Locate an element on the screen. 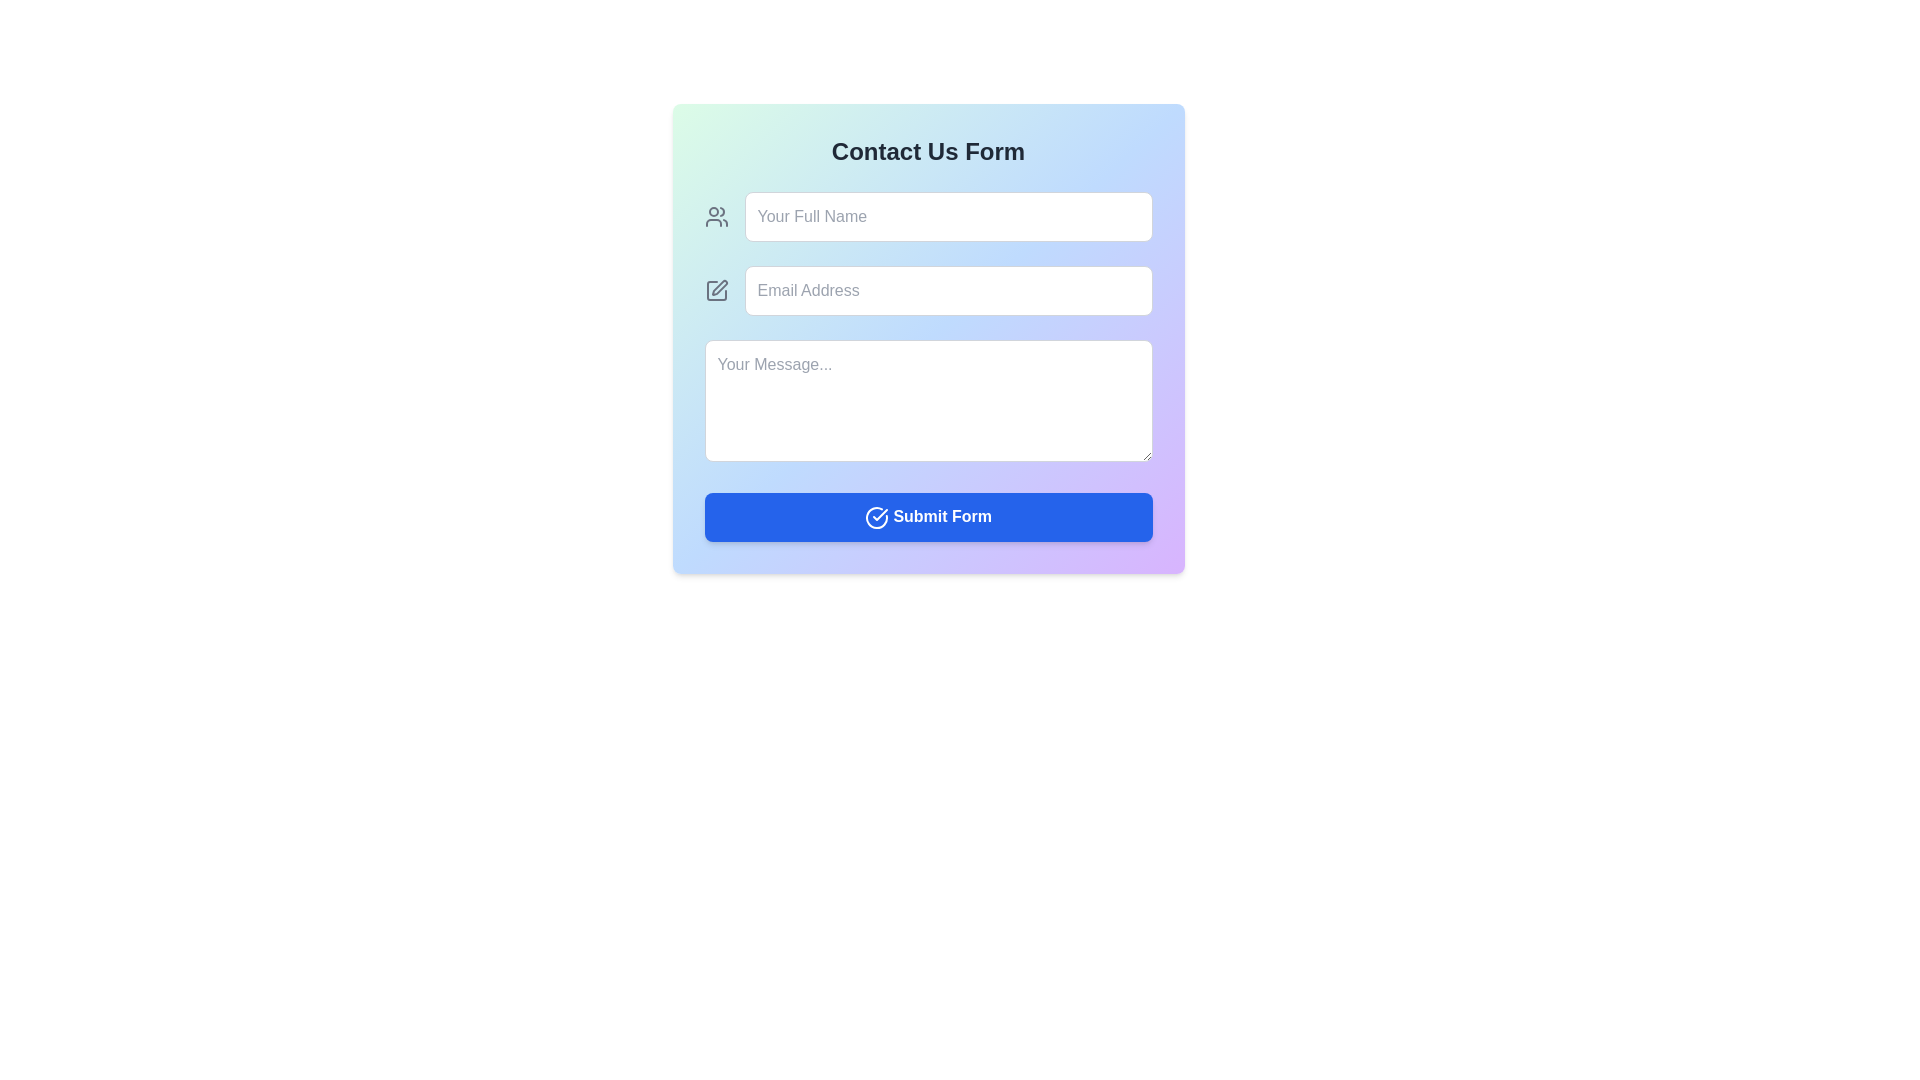  the gray pen icon located to the left of the 'Email Address' input field in the contact form is located at coordinates (716, 290).